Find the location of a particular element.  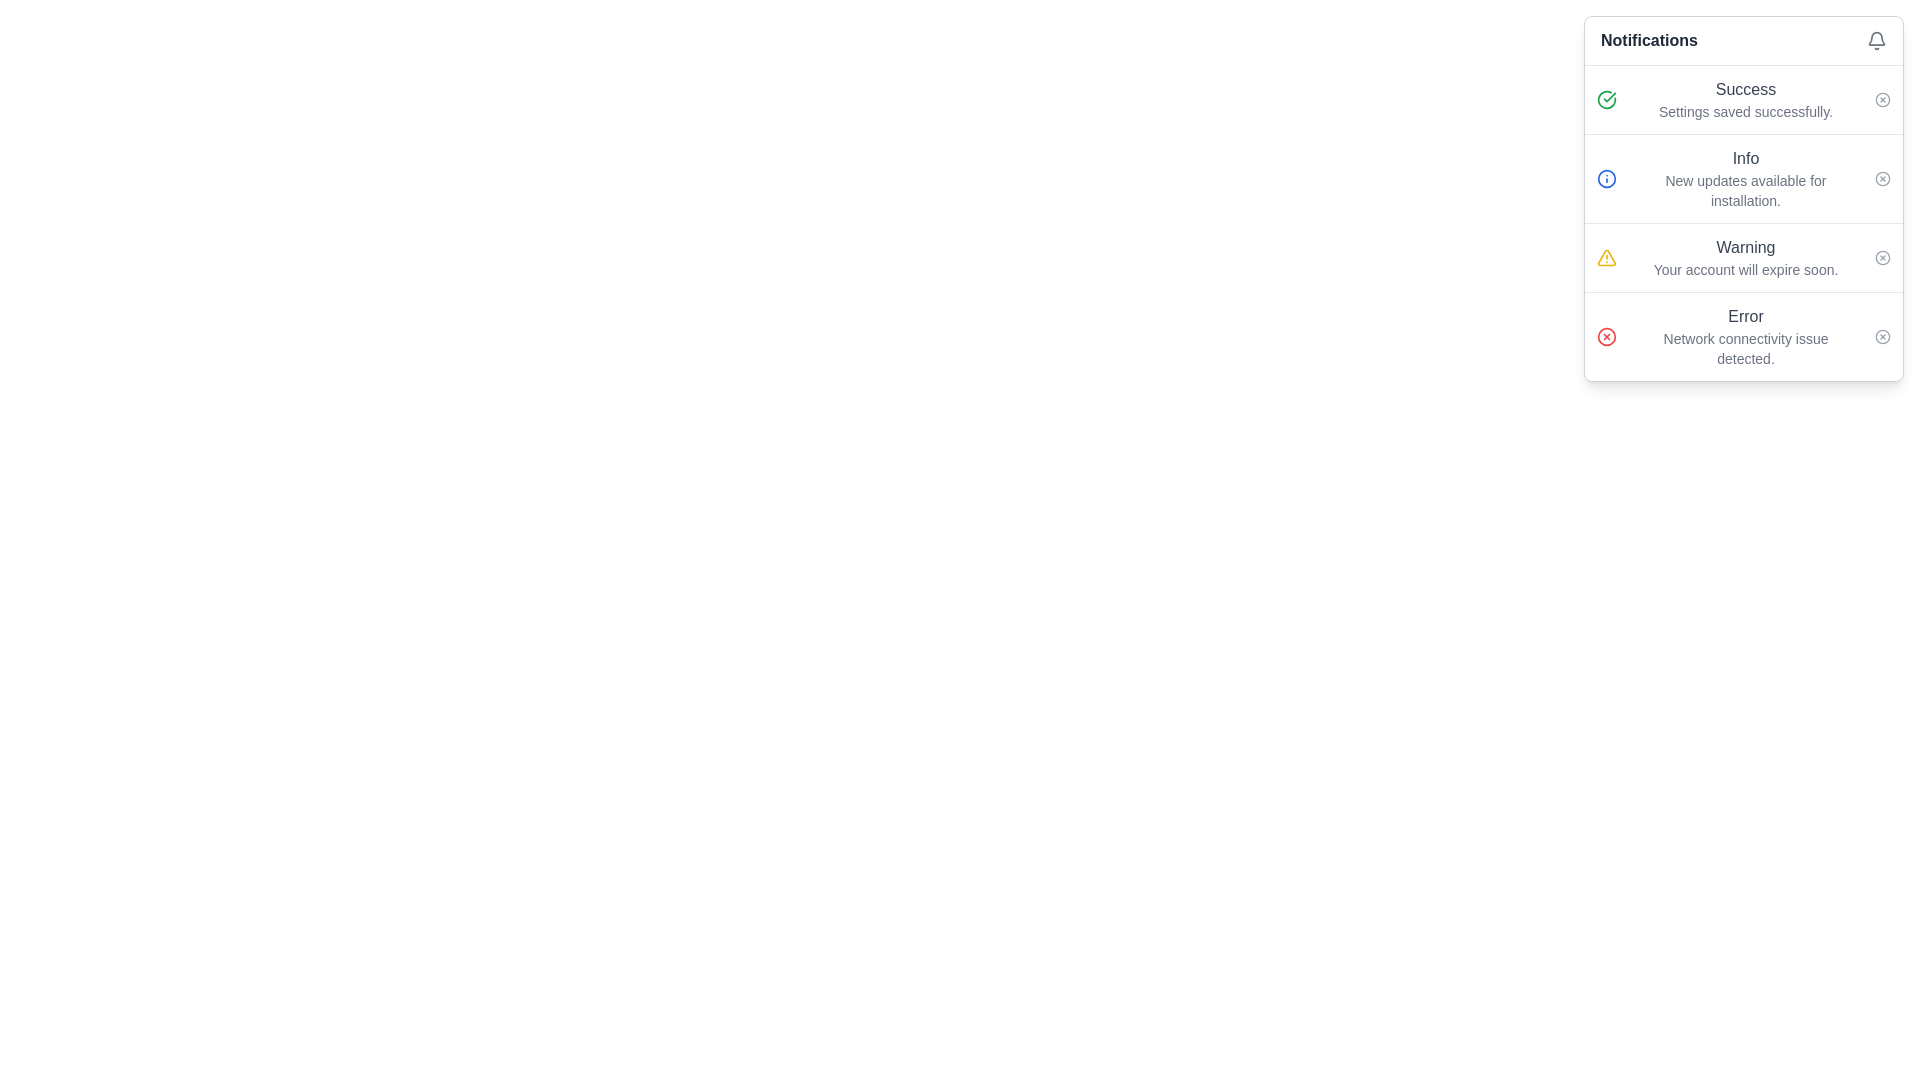

the dismiss icon of the second notification item in the list that displays an information icon with the title 'Info' and message 'New updates available for installation.' is located at coordinates (1742, 177).